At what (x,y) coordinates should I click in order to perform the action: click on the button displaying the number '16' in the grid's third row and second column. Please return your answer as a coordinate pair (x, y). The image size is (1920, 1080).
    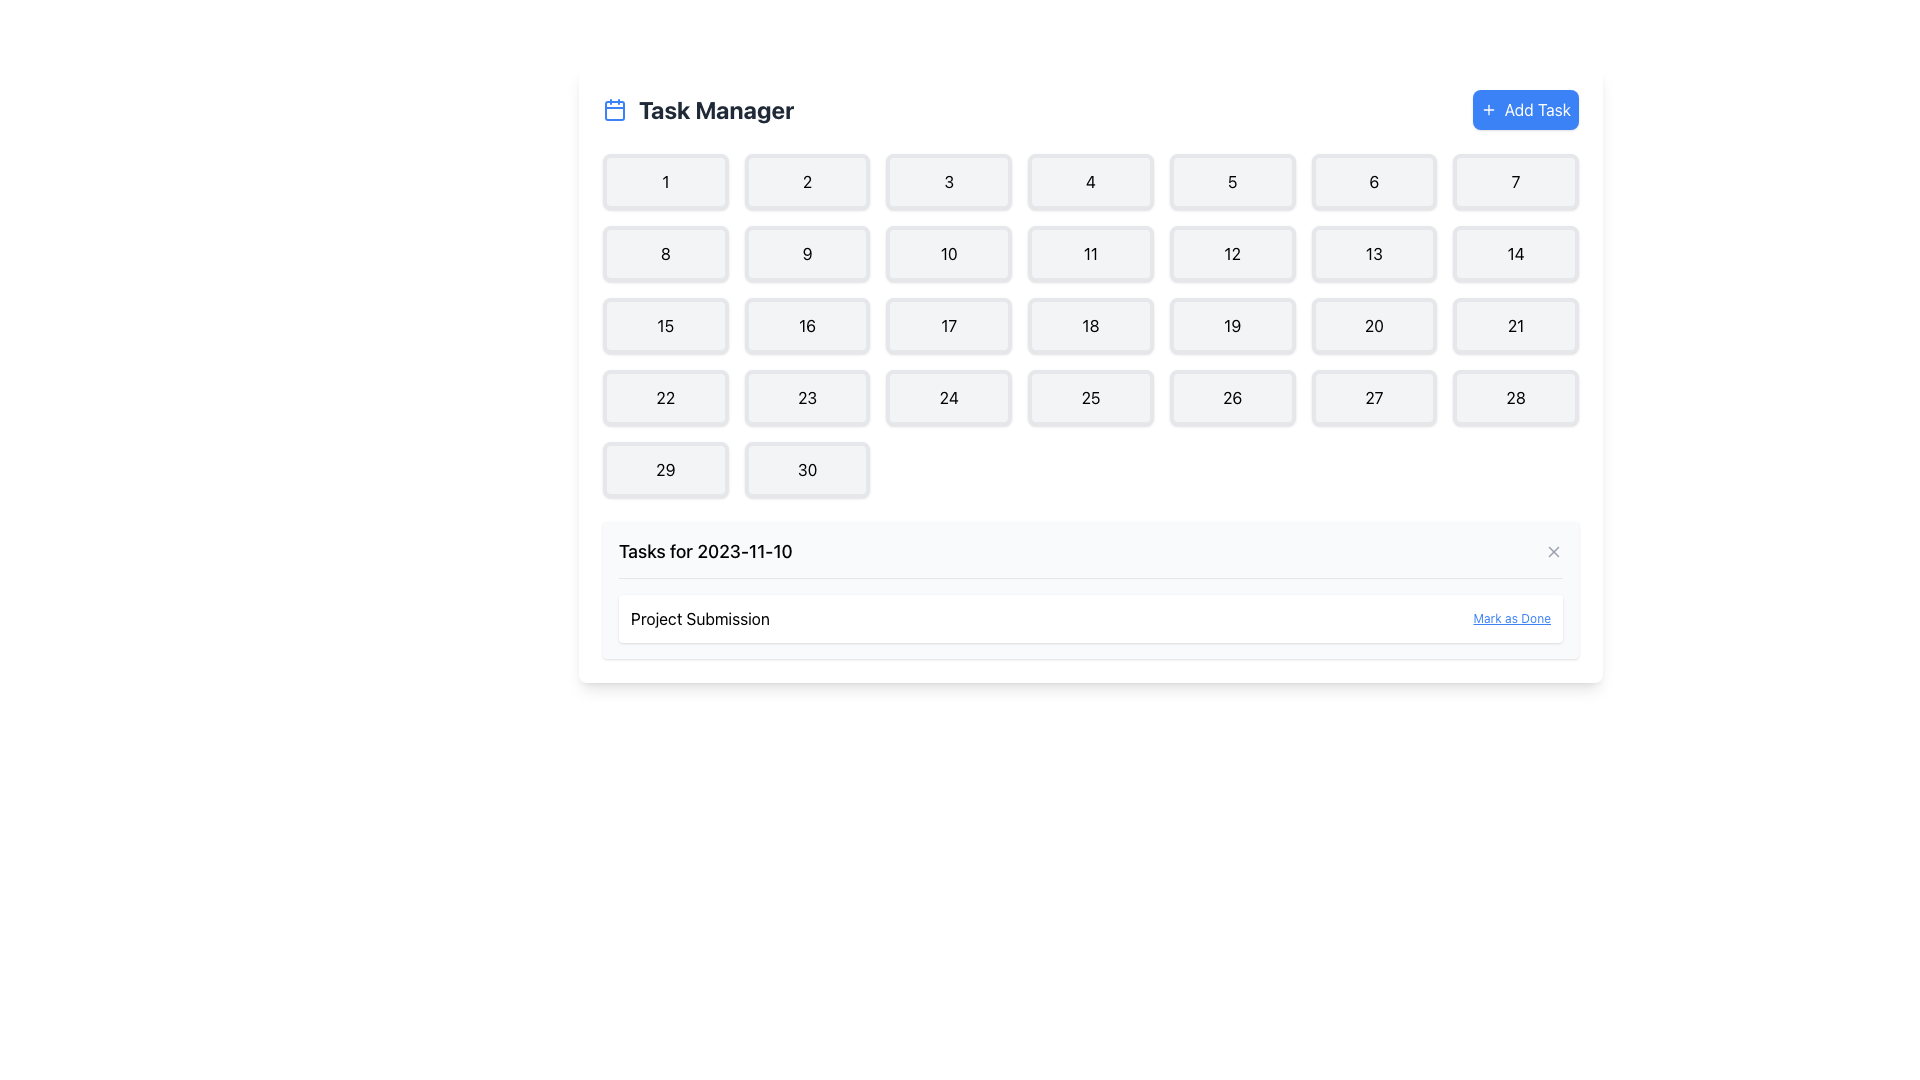
    Looking at the image, I should click on (807, 325).